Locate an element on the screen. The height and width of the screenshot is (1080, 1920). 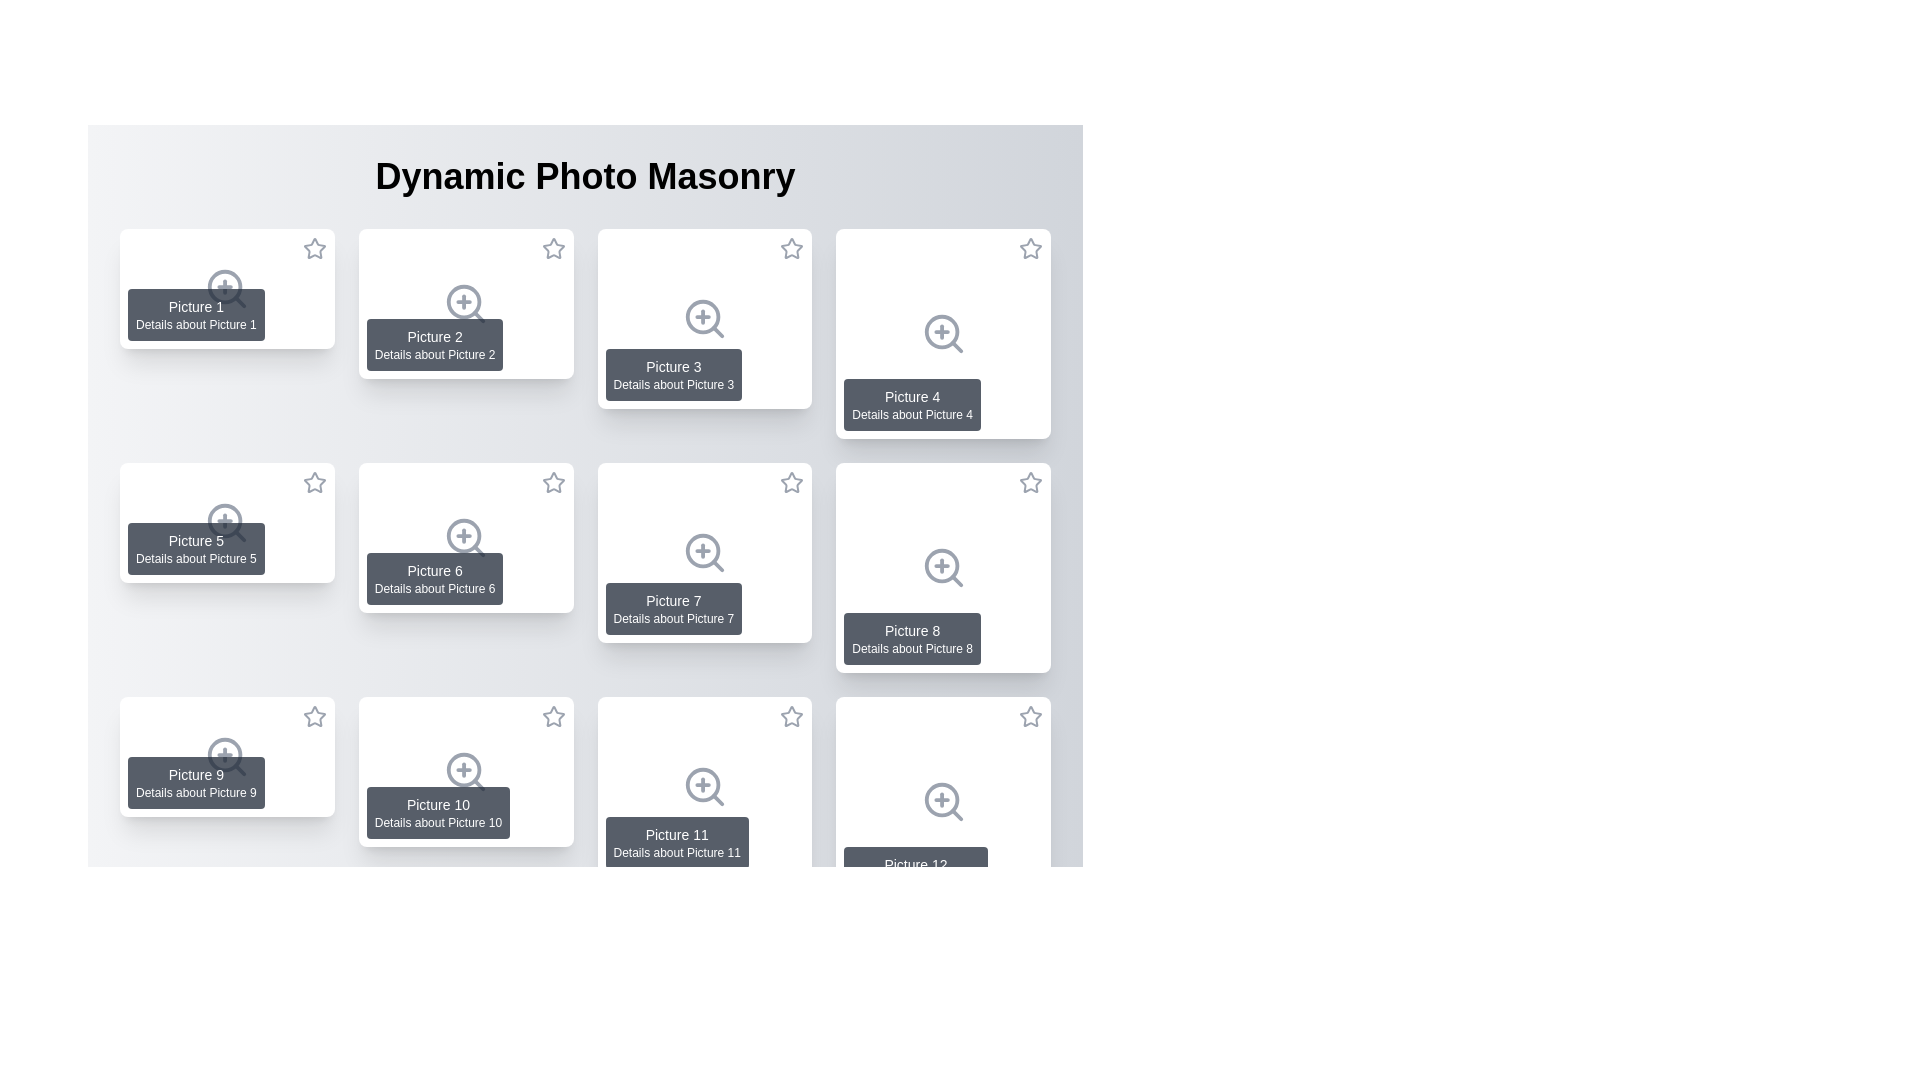
the star-shaped icon located at the top-right corner of the card labeled 'Picture 12Details about Picture 12' is located at coordinates (1031, 720).